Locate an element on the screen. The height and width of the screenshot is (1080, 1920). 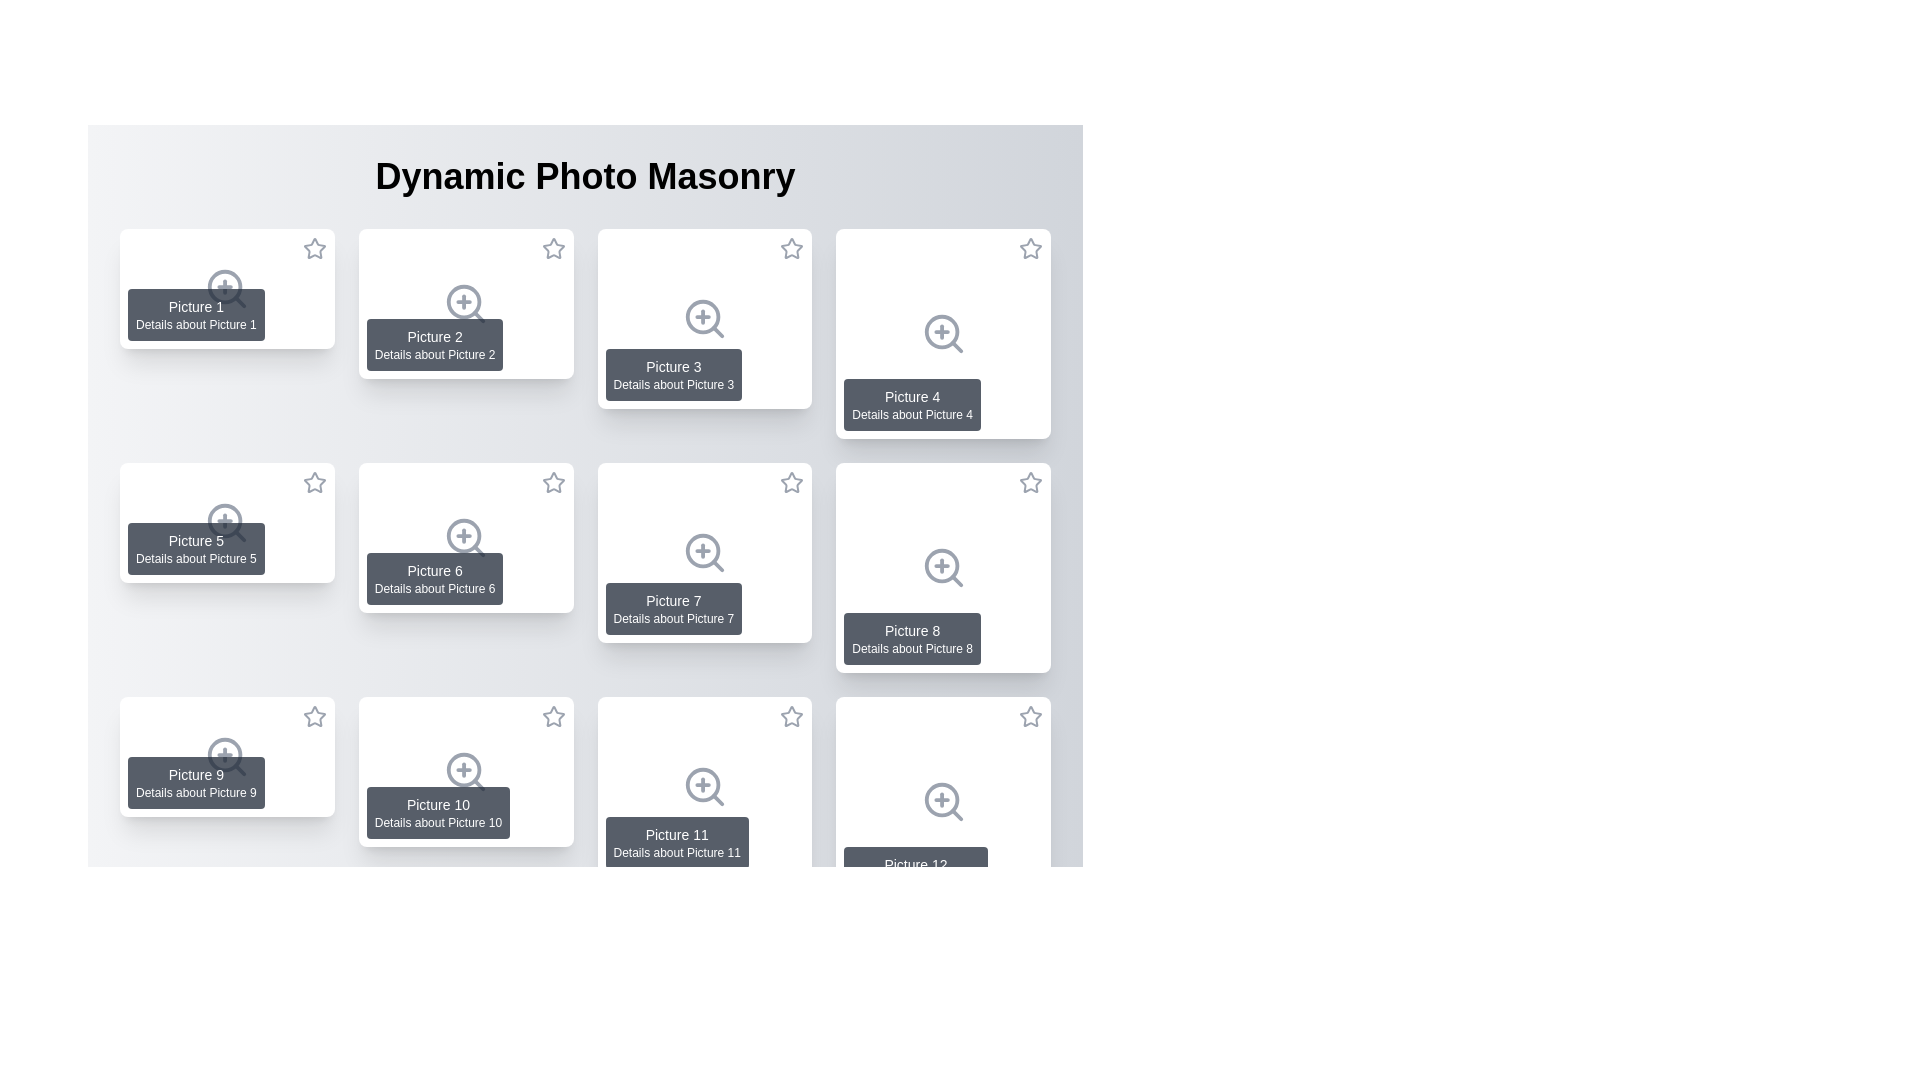
the star-shaped icon located at the top-right corner of the card labeled 'Picture 12Details about Picture 12' is located at coordinates (1031, 720).